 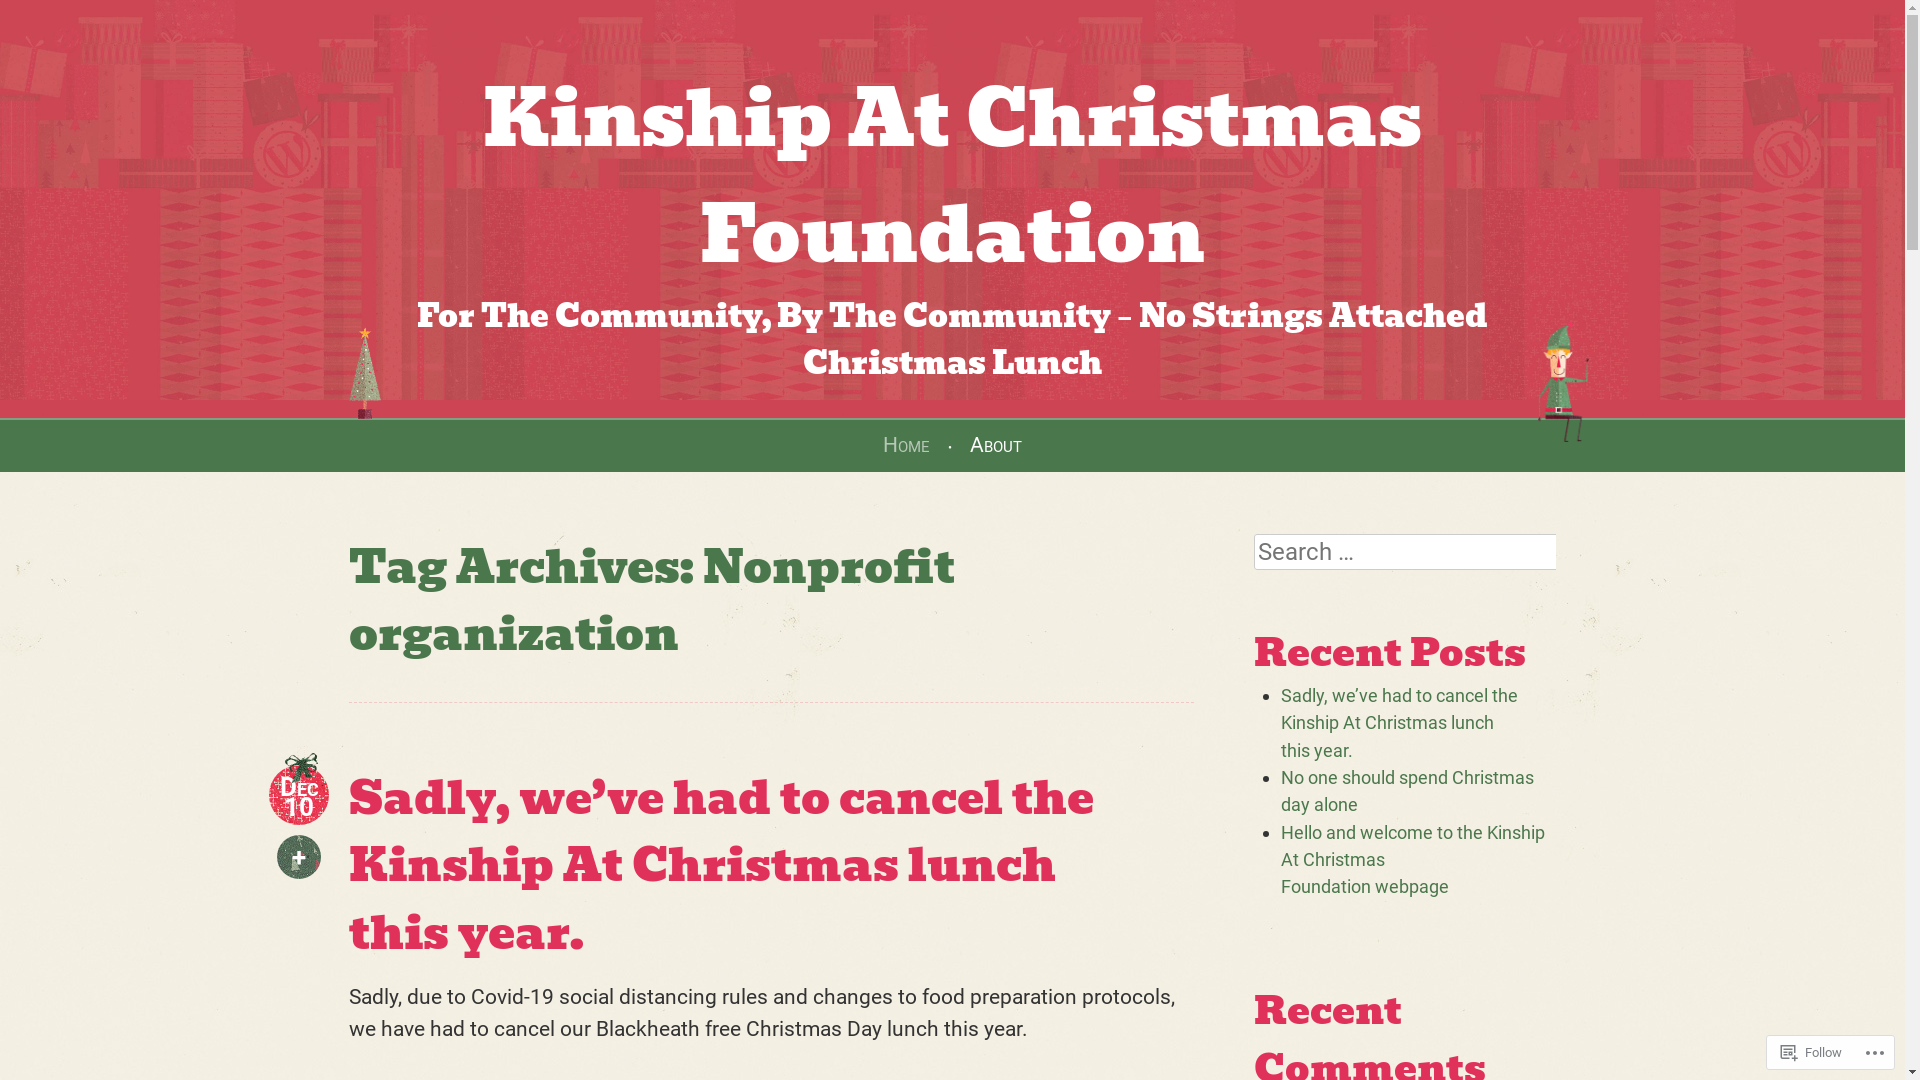 I want to click on '+', so click(x=297, y=855).